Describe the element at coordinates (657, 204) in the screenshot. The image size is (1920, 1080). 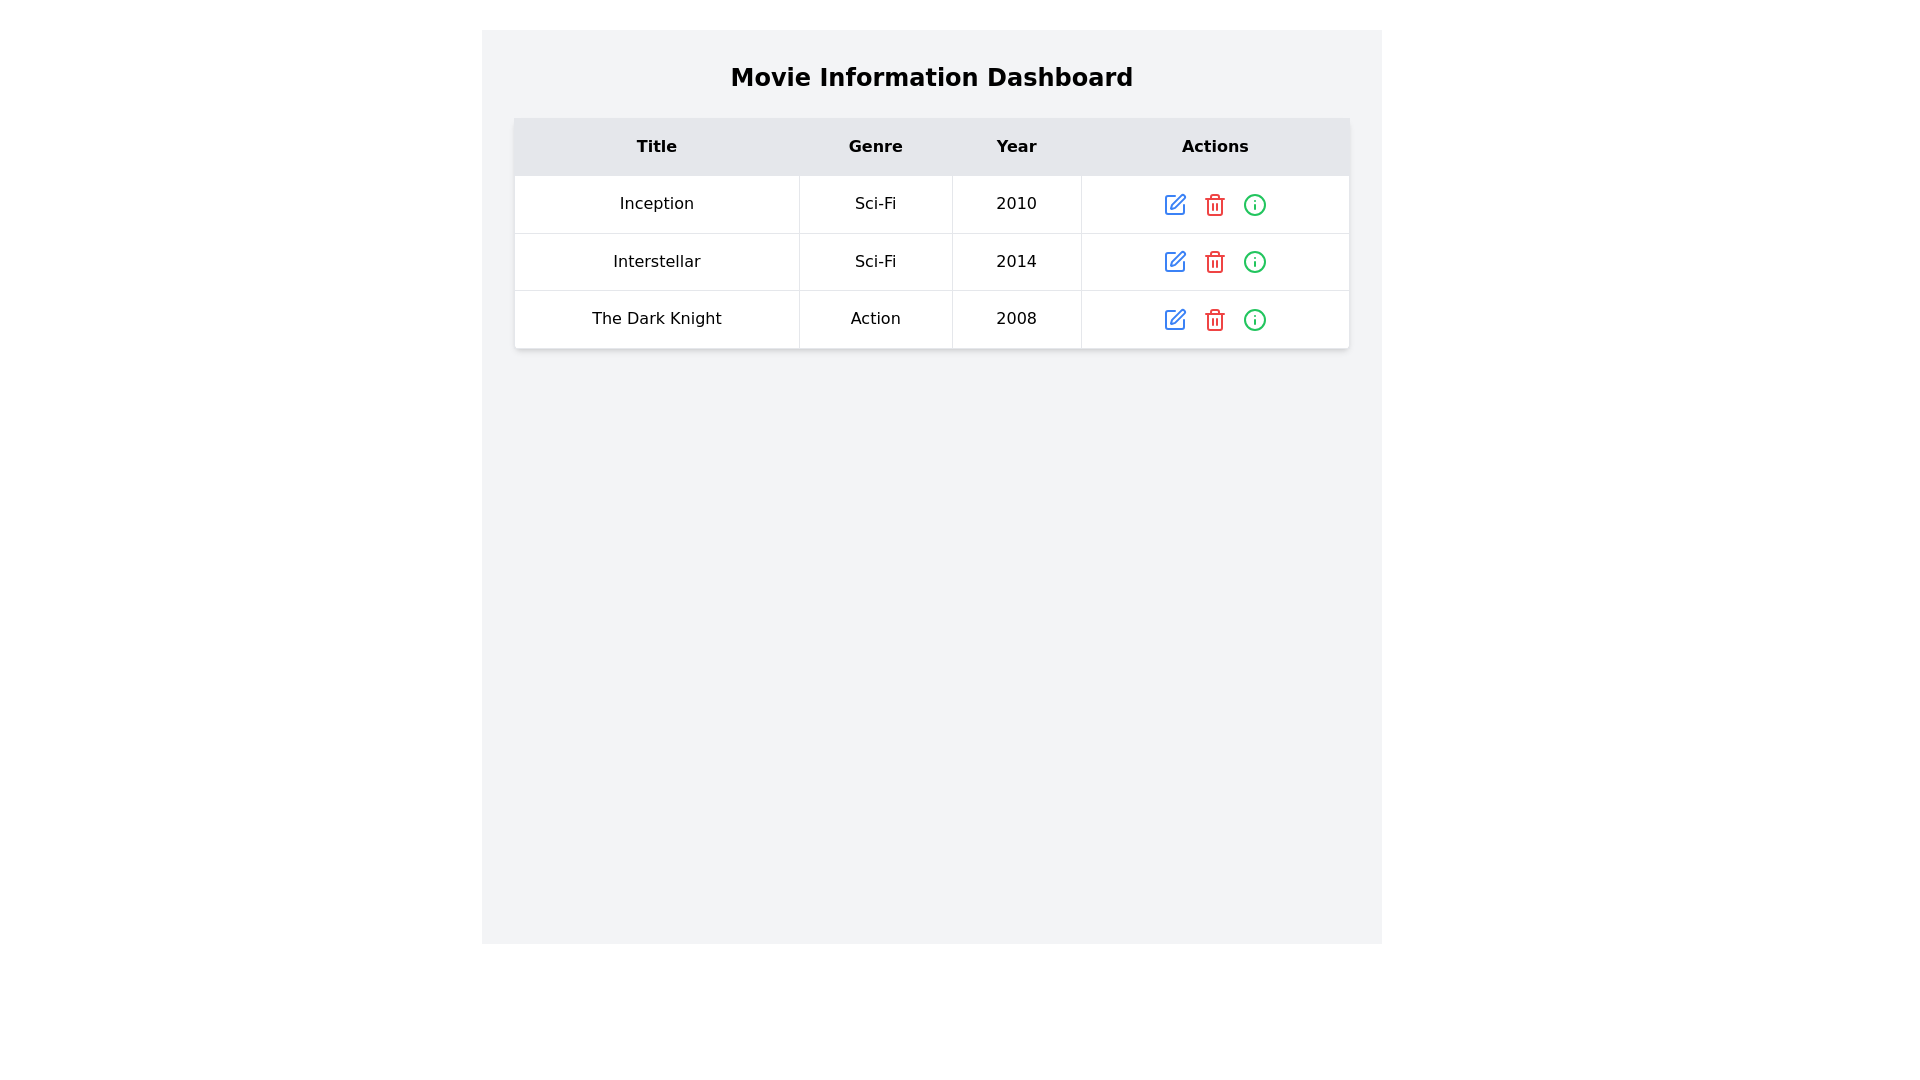
I see `the text block displaying the movie title 'Inception' which is bold and centered in the first row of the table under the 'Title' column` at that location.